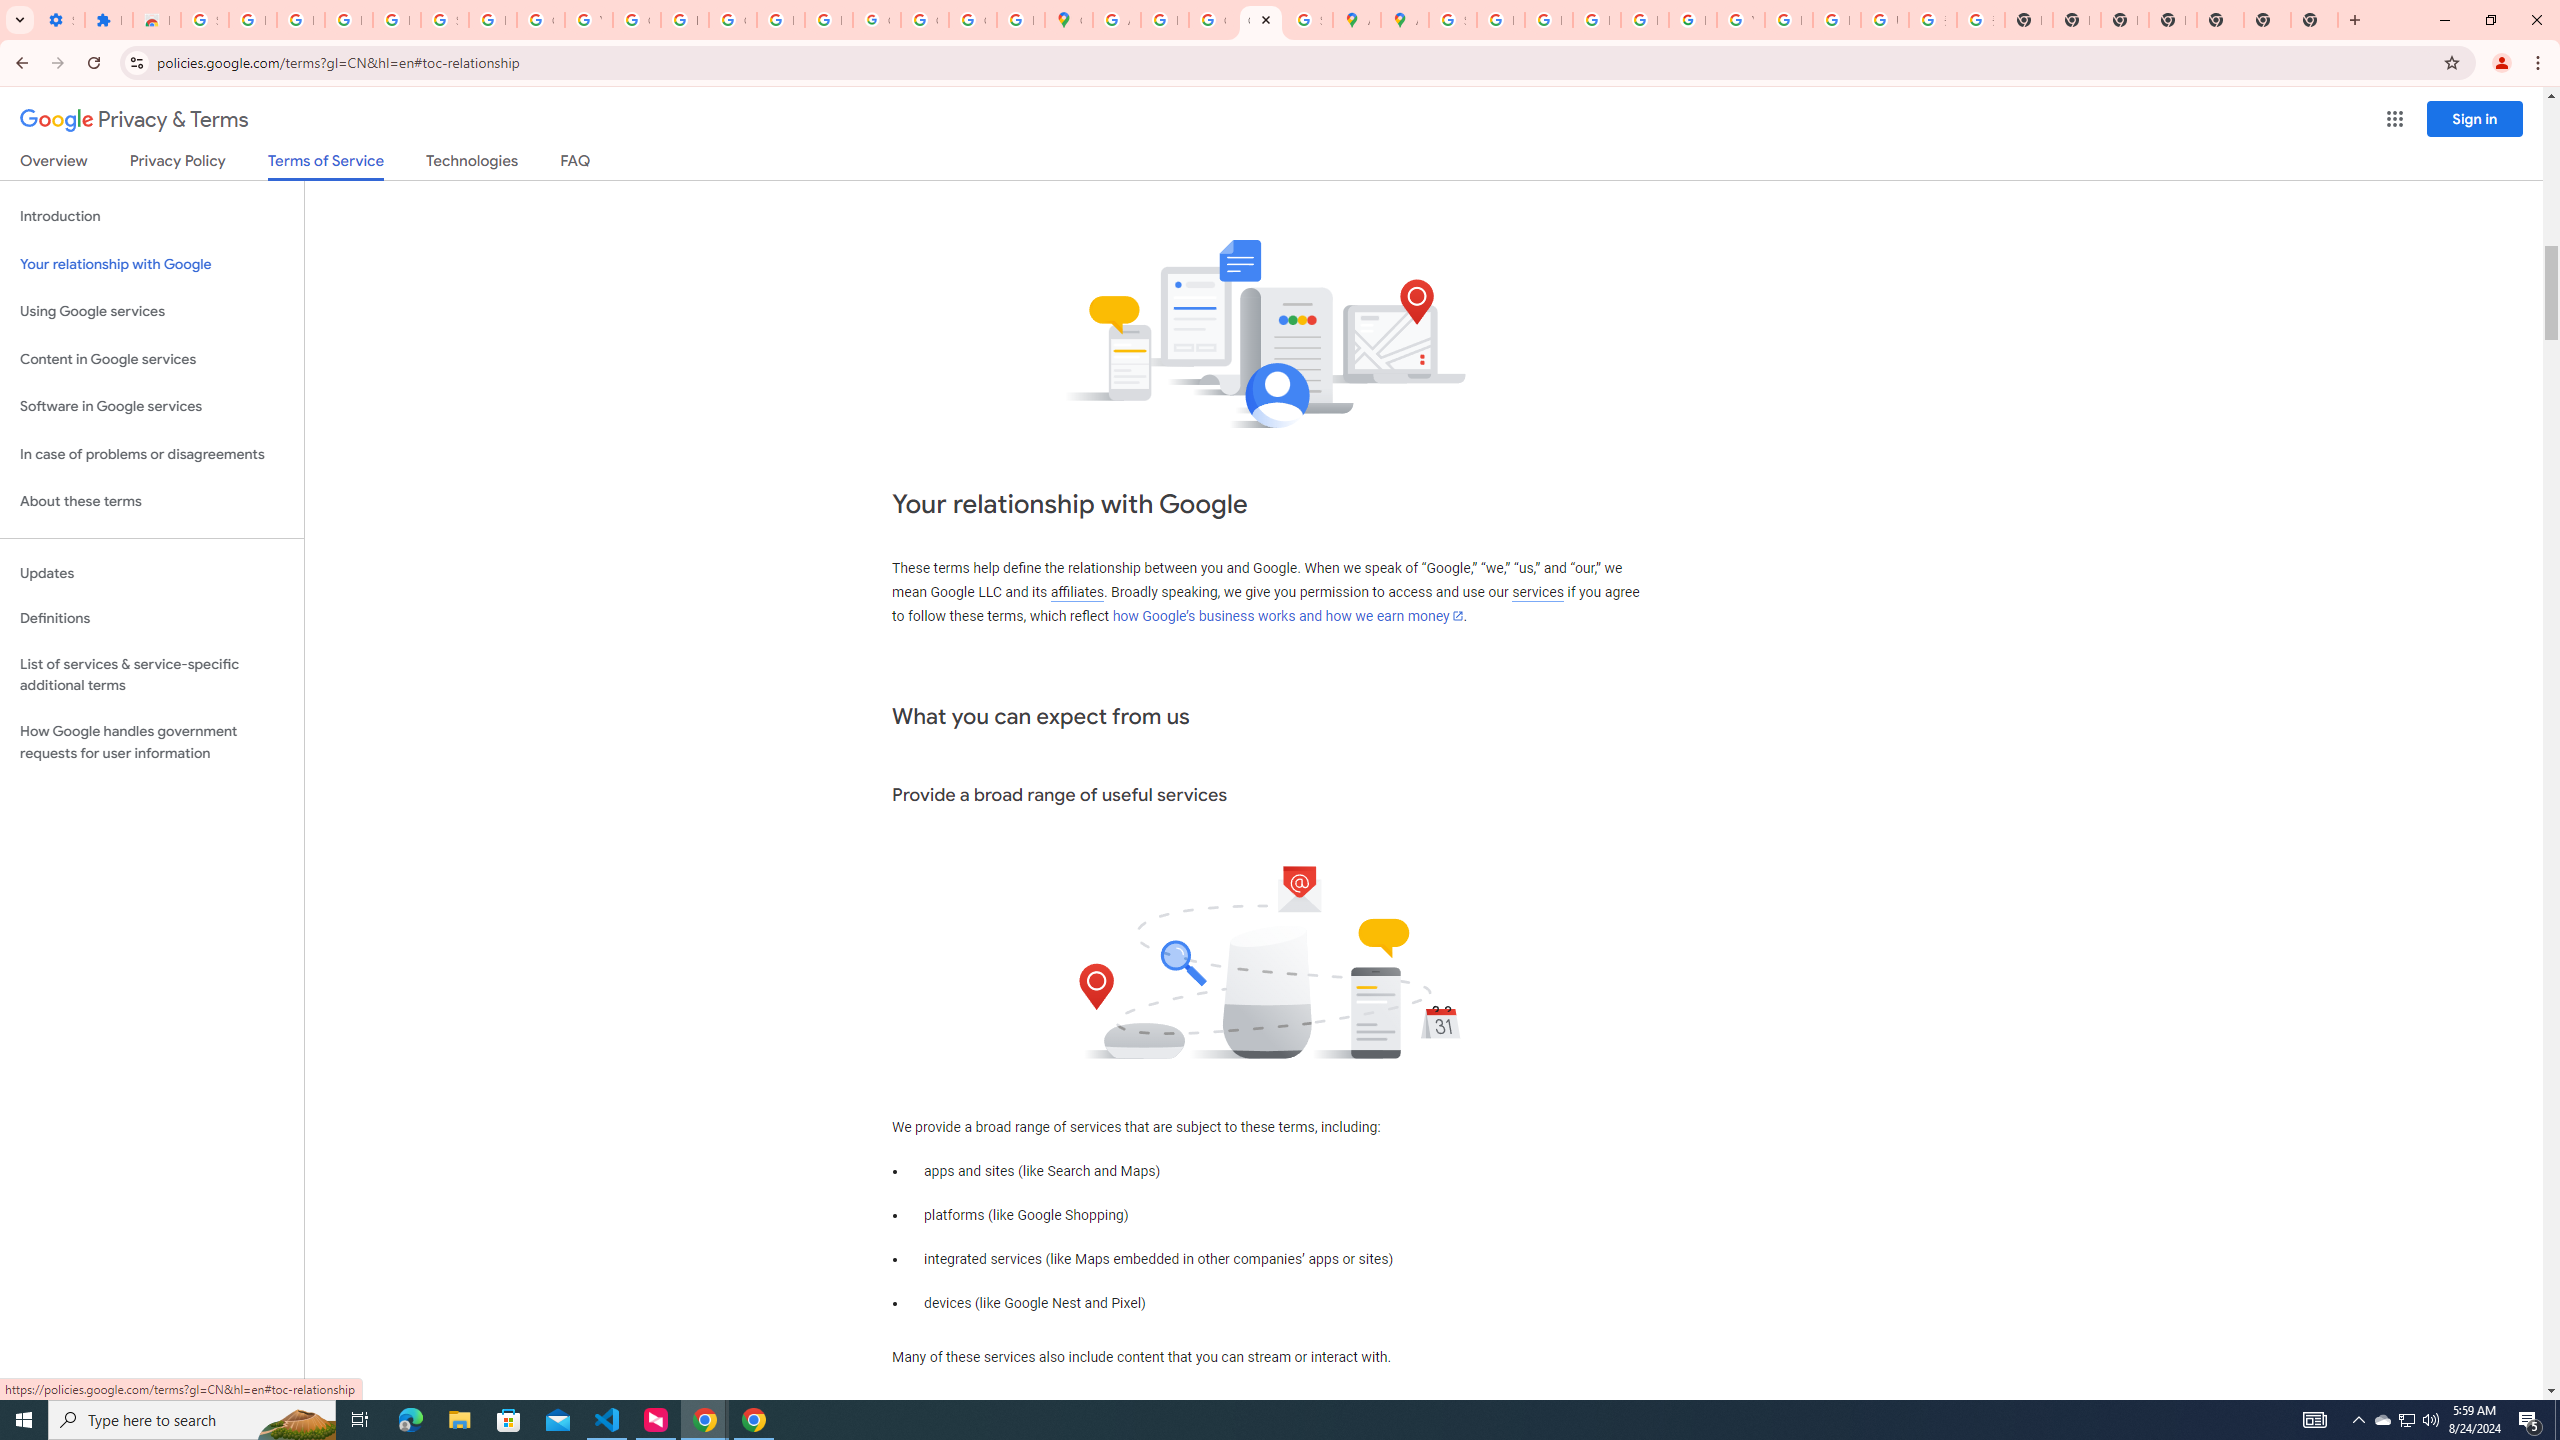  Describe the element at coordinates (1068, 19) in the screenshot. I see `'Google Maps'` at that location.